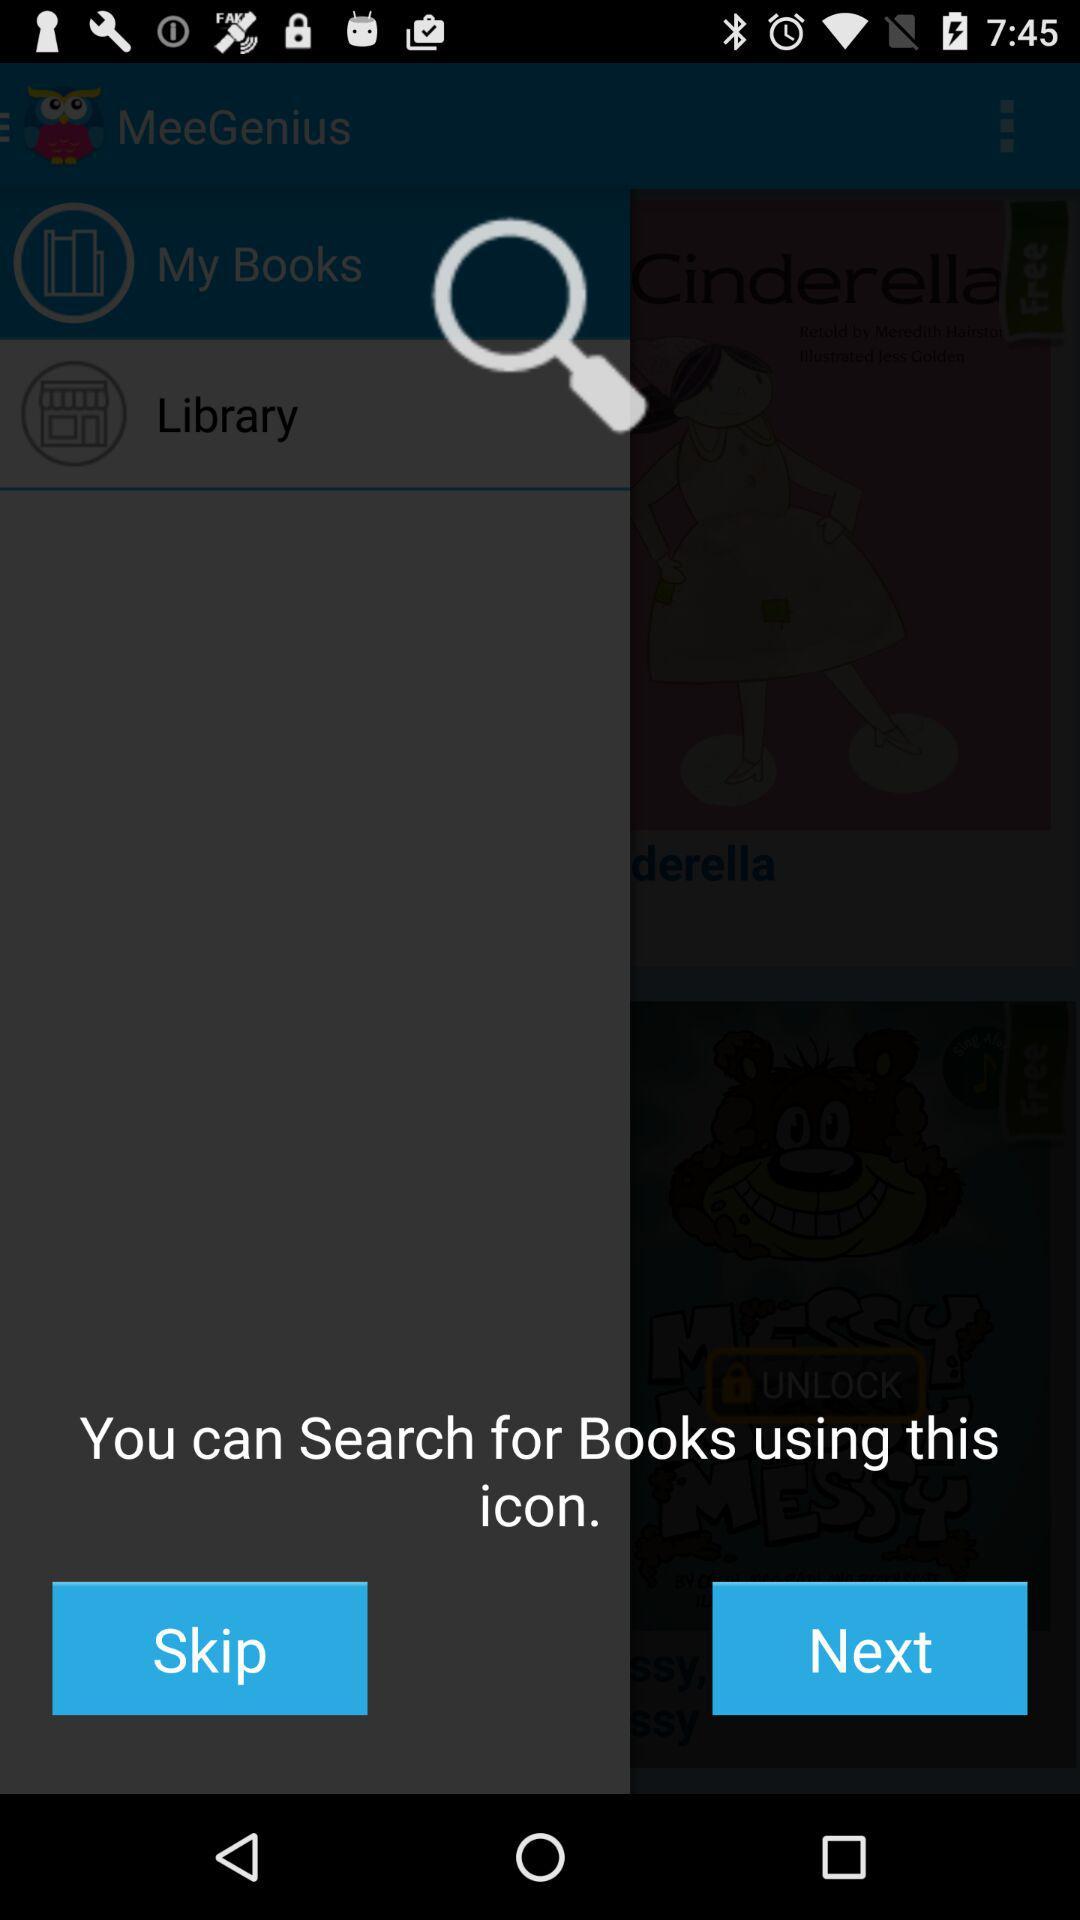 This screenshot has height=1920, width=1080. I want to click on the skip item, so click(209, 1648).